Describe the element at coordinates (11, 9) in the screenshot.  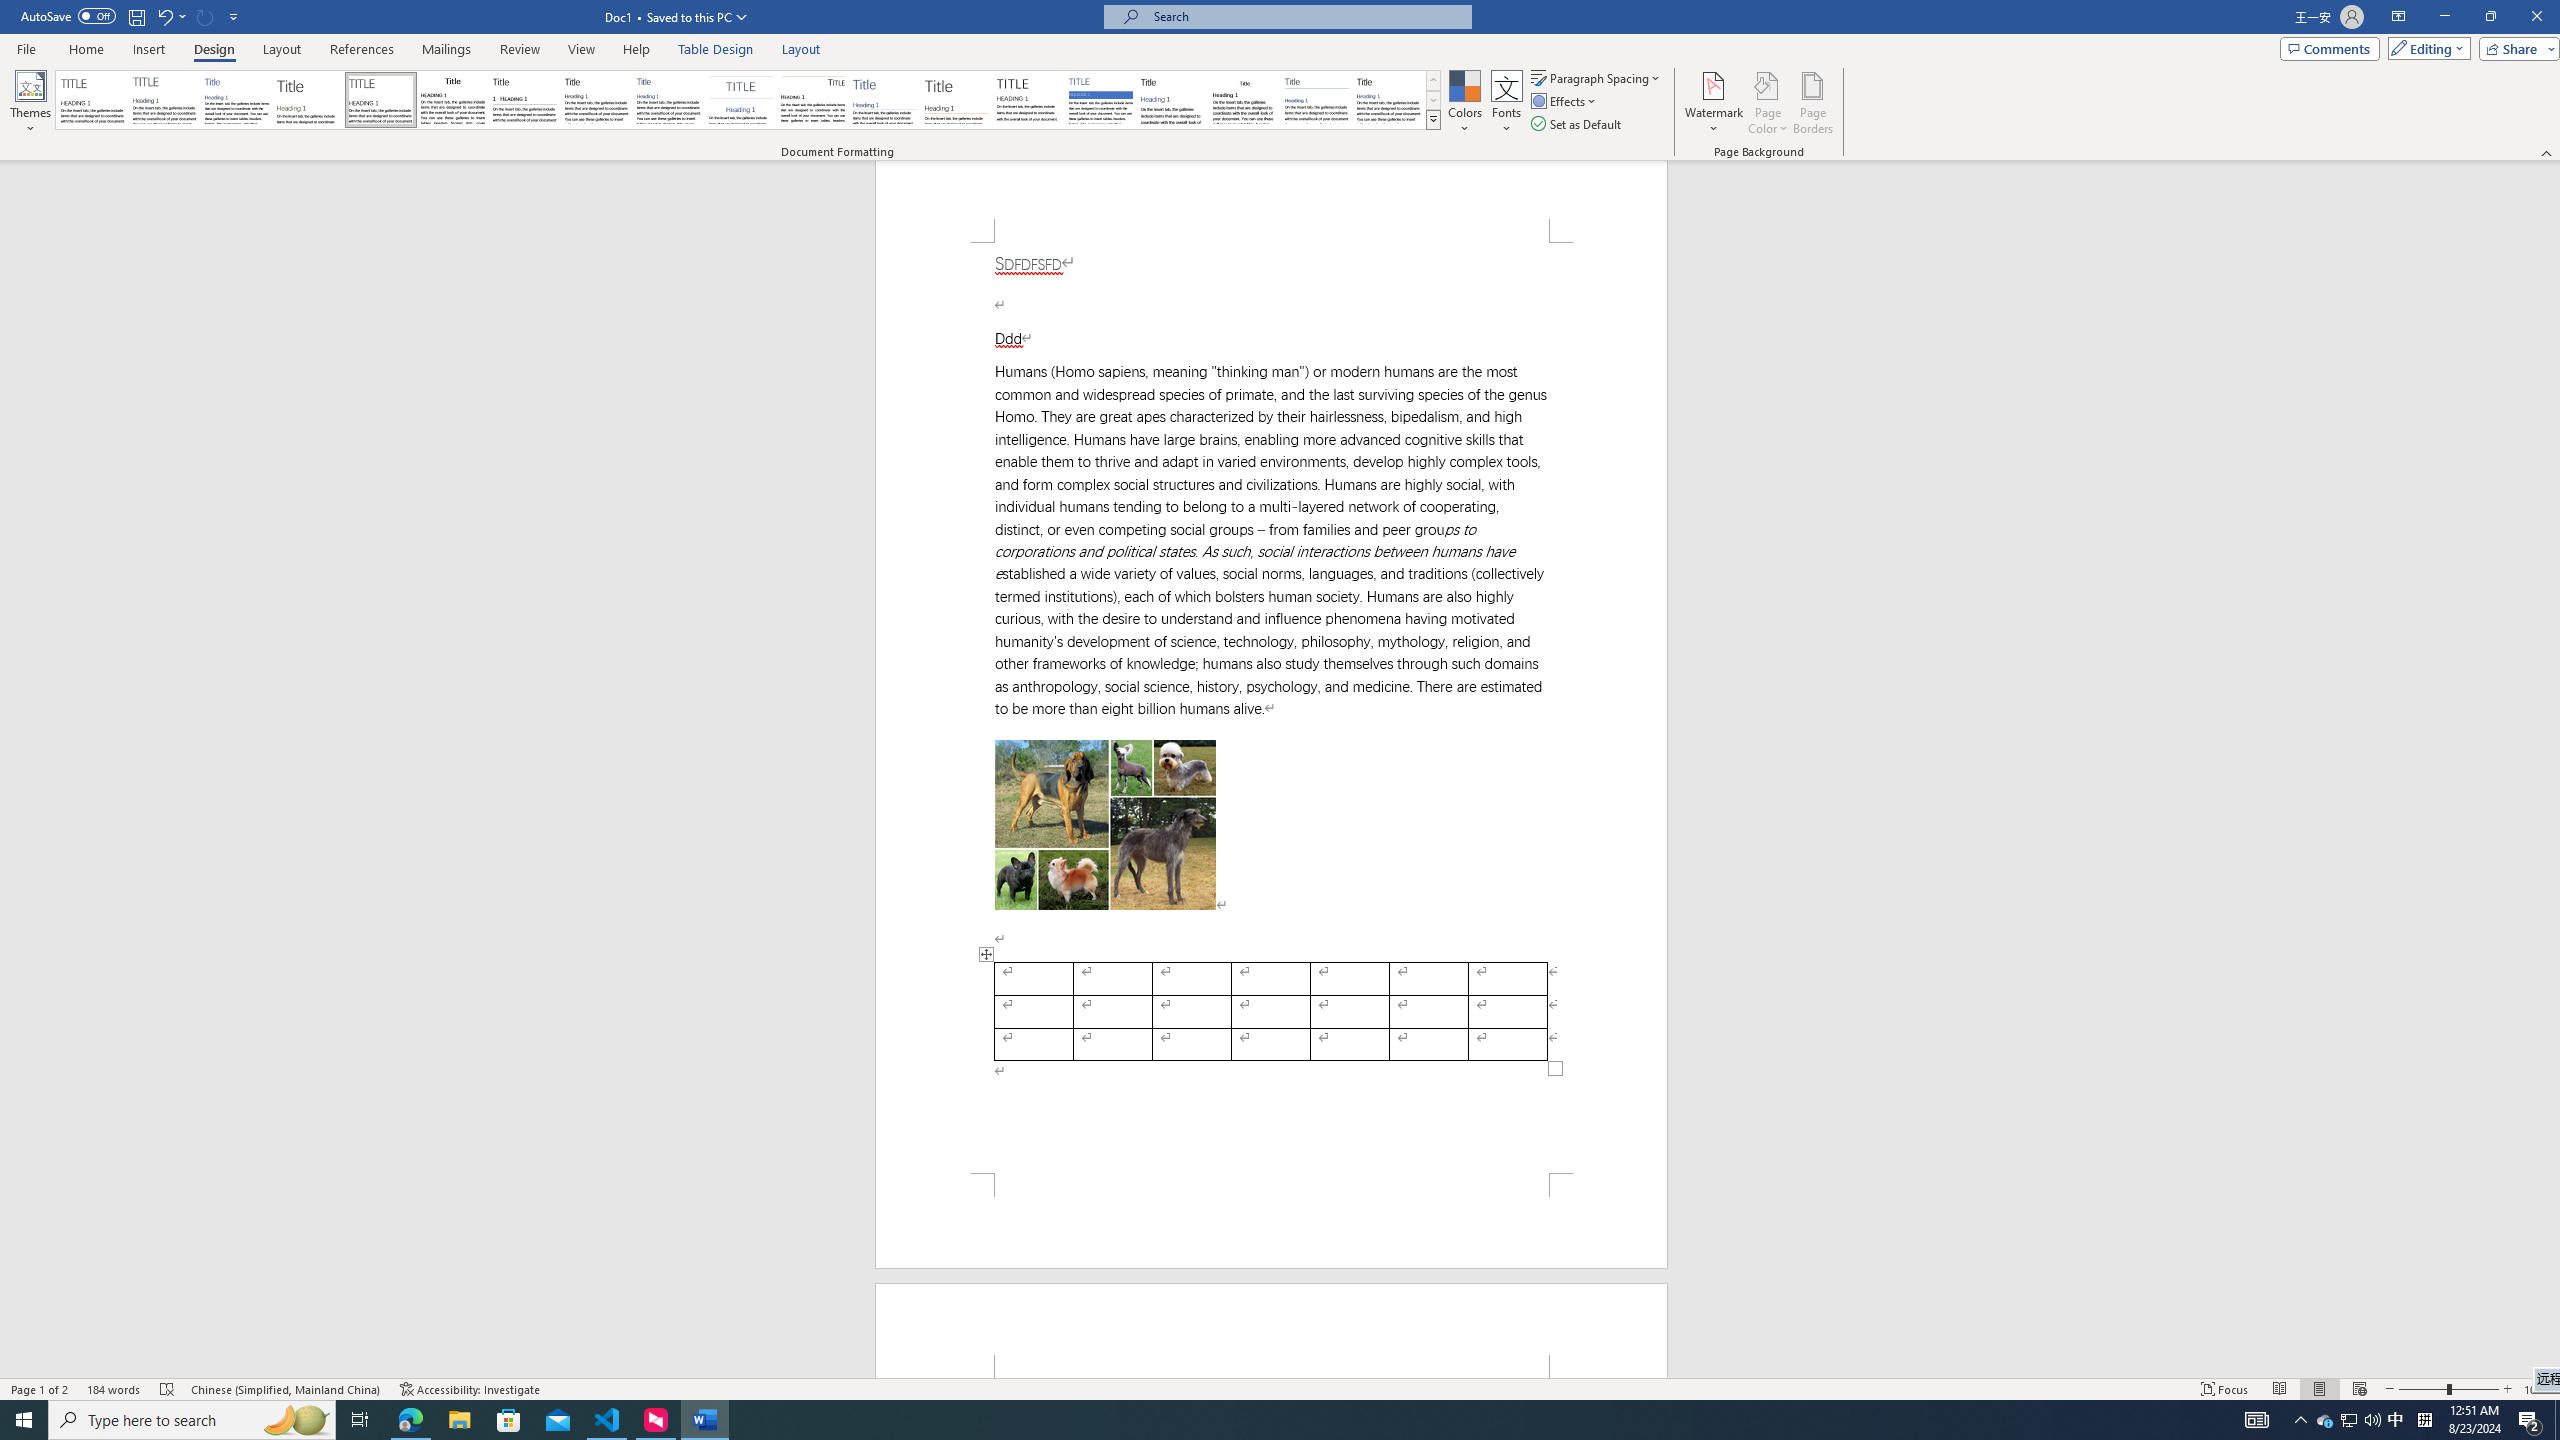
I see `'System'` at that location.